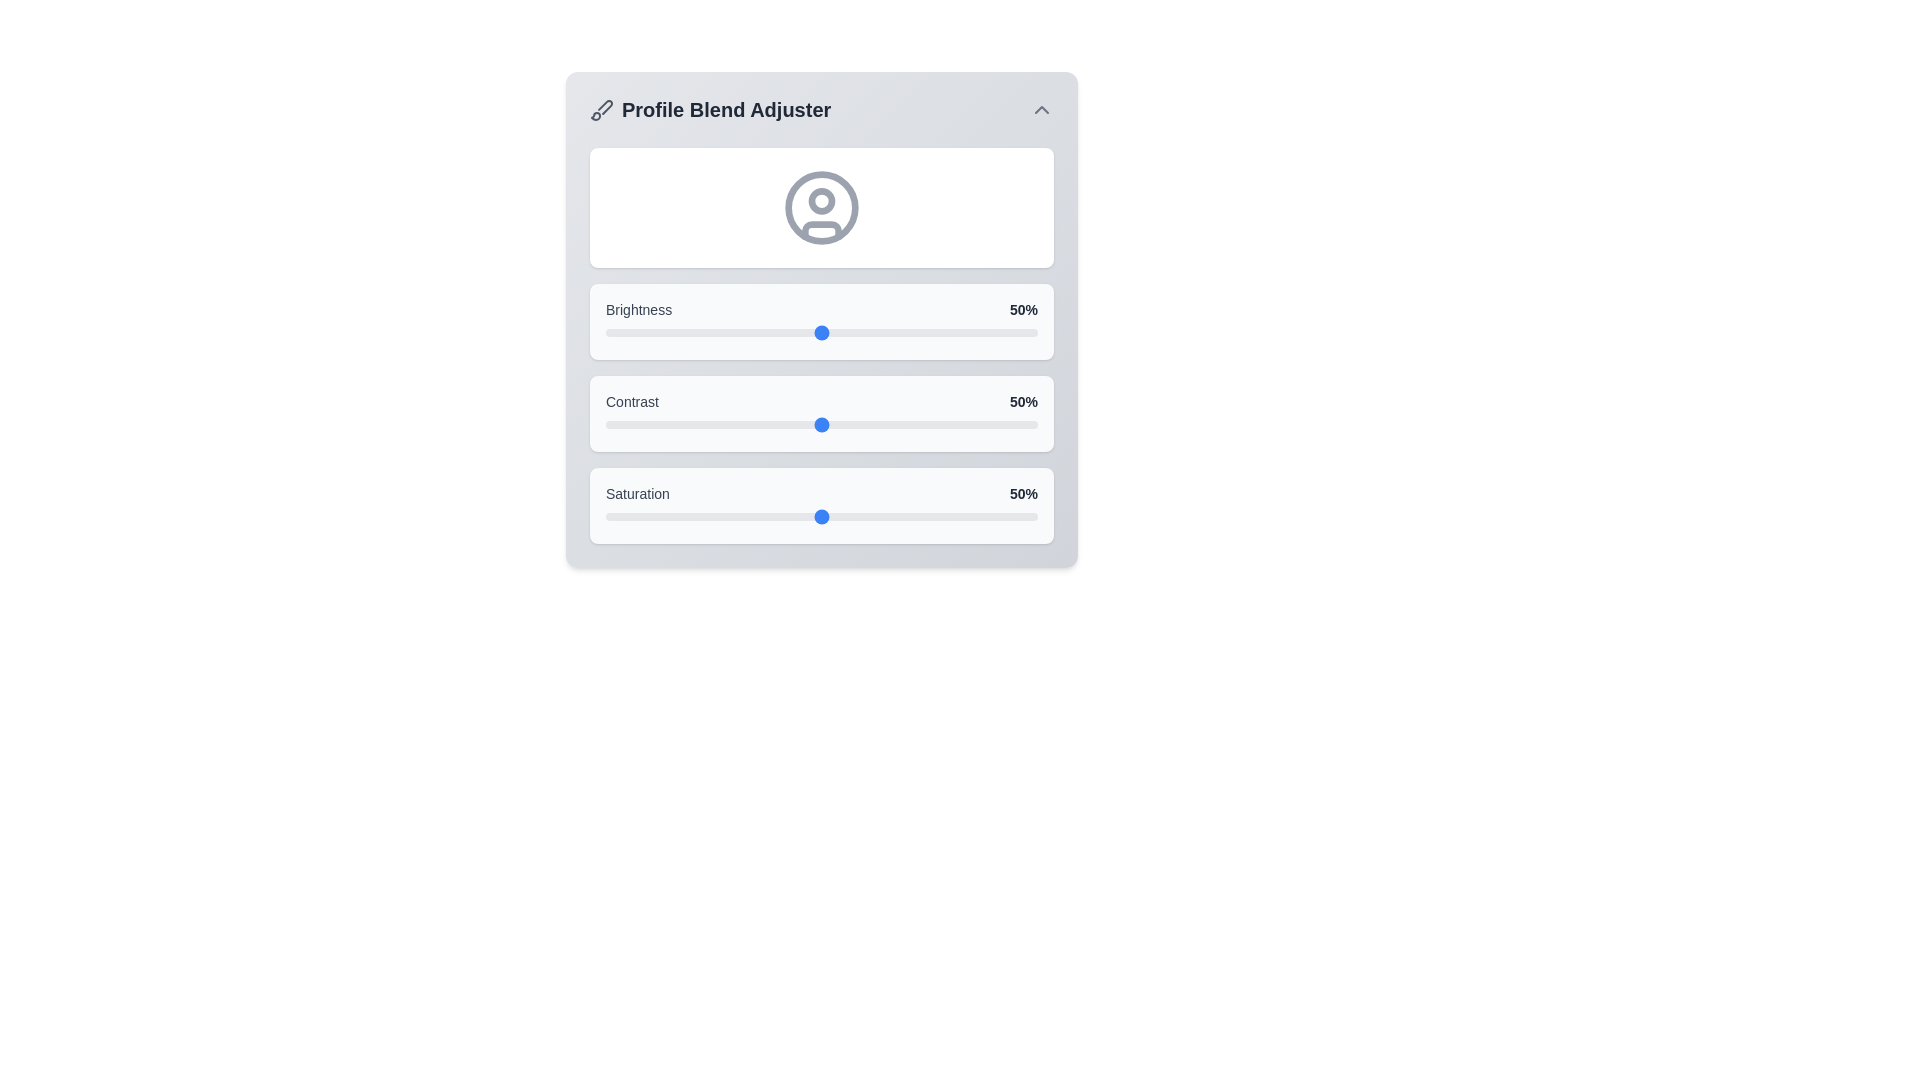 This screenshot has height=1080, width=1920. Describe the element at coordinates (710, 110) in the screenshot. I see `the bold text label 'Profile Blend Adjuster' with the accompanying brush icon, located at the top-left of the settings panel` at that location.